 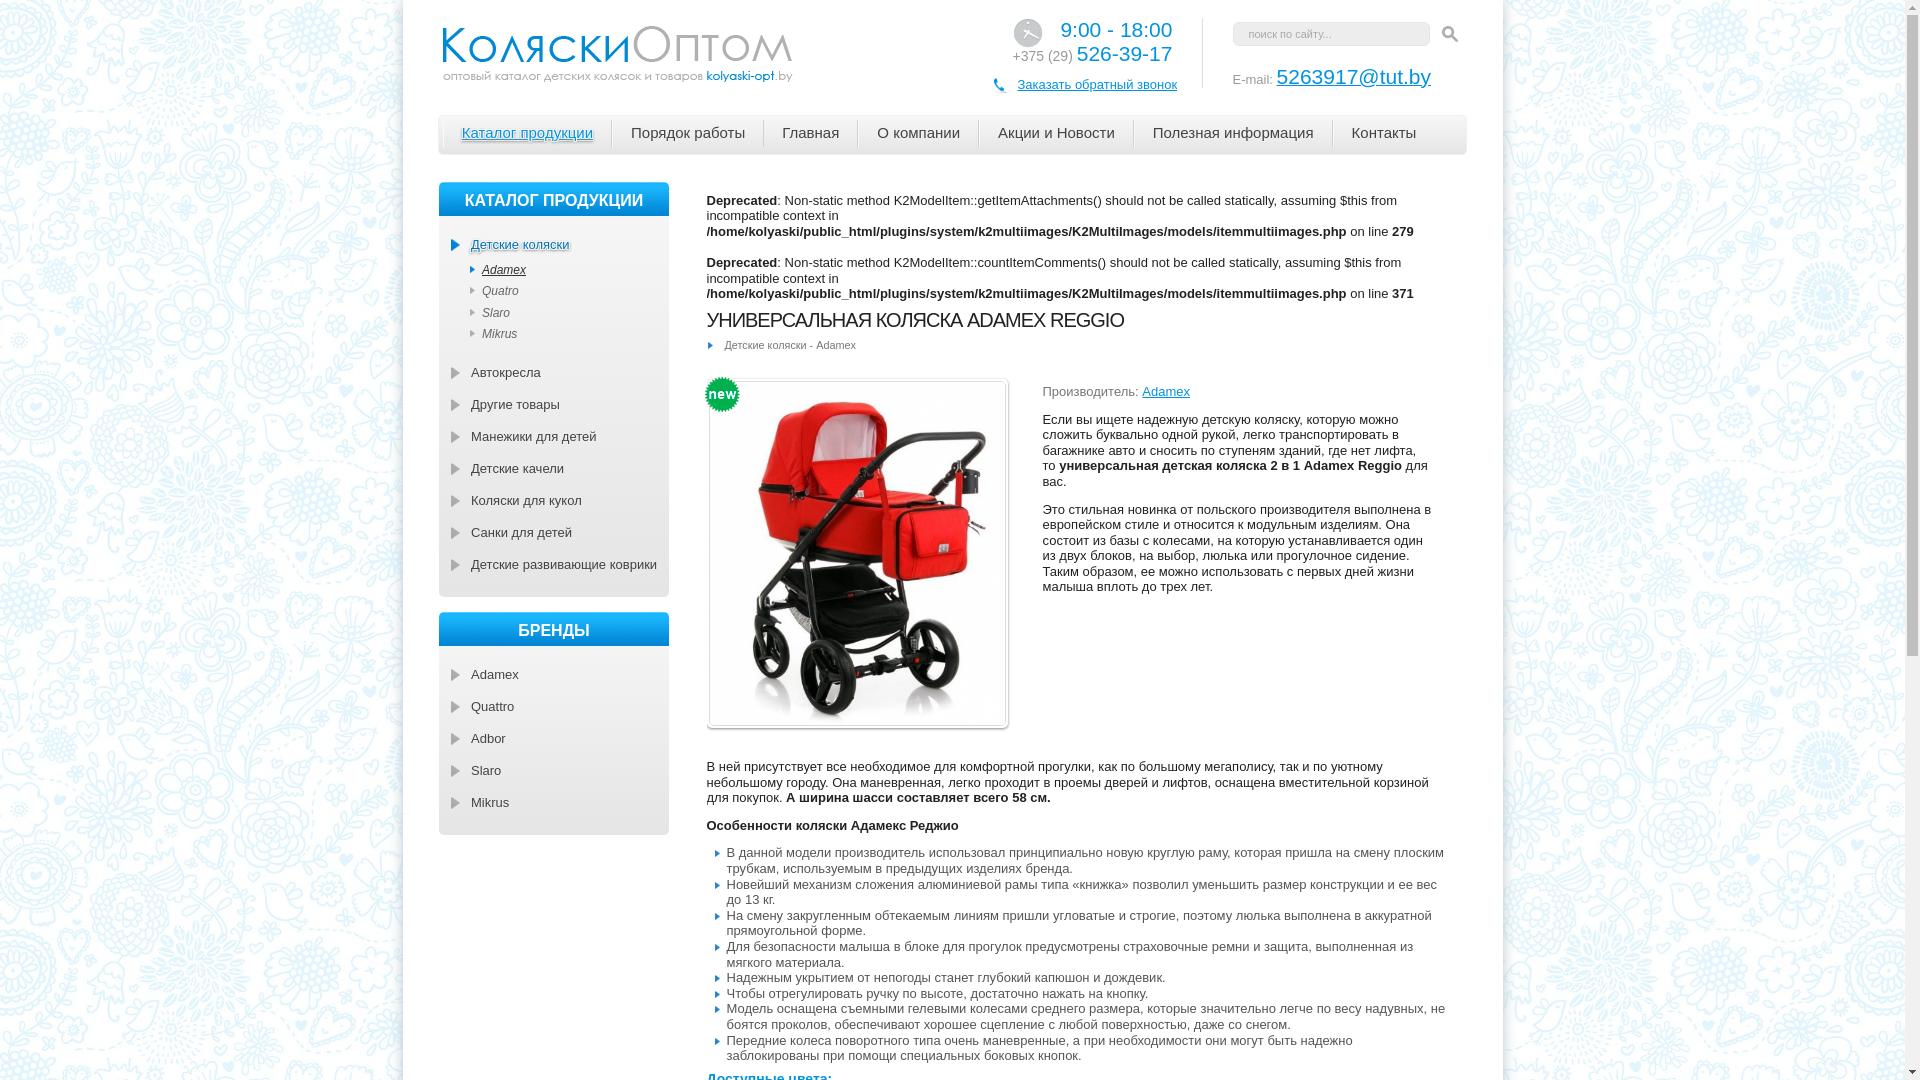 What do you see at coordinates (571, 290) in the screenshot?
I see `'Quatro'` at bounding box center [571, 290].